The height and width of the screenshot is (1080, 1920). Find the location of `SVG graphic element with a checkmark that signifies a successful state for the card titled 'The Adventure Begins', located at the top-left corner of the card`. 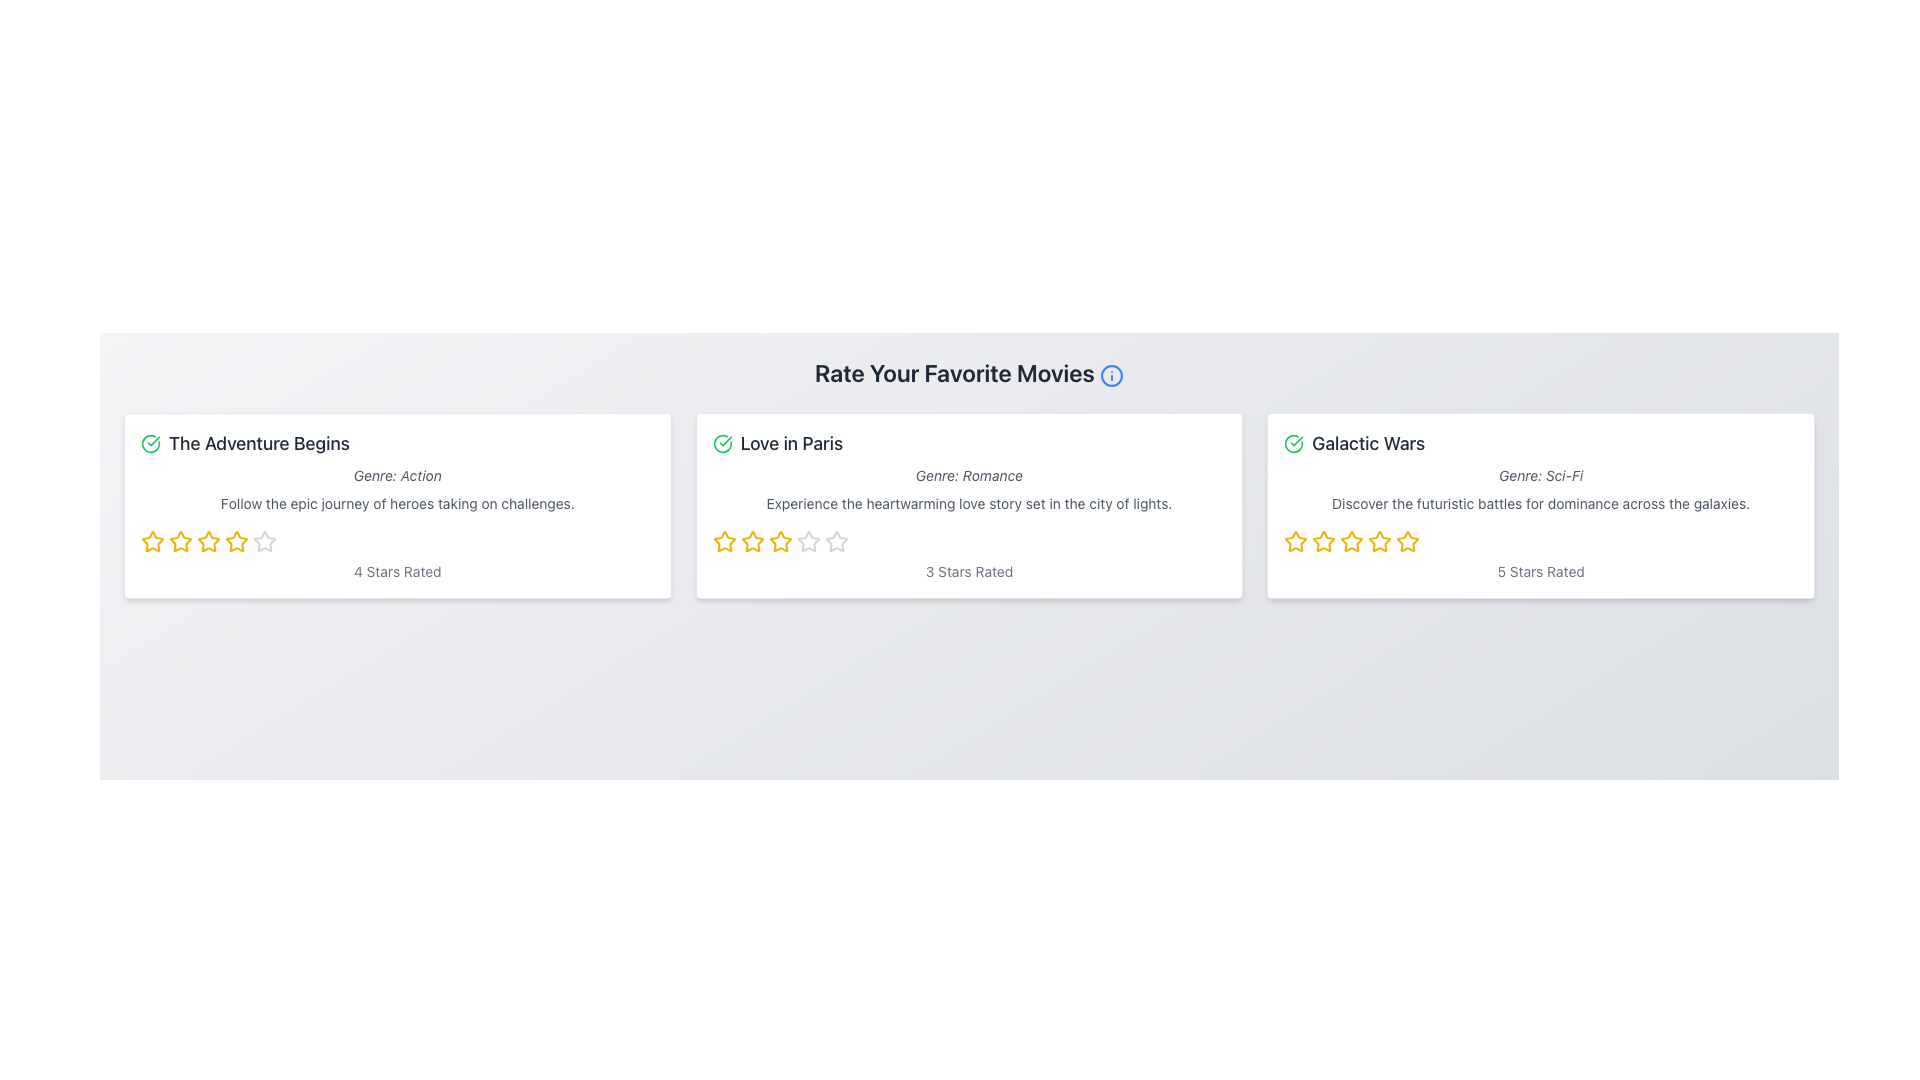

SVG graphic element with a checkmark that signifies a successful state for the card titled 'The Adventure Begins', located at the top-left corner of the card is located at coordinates (149, 442).